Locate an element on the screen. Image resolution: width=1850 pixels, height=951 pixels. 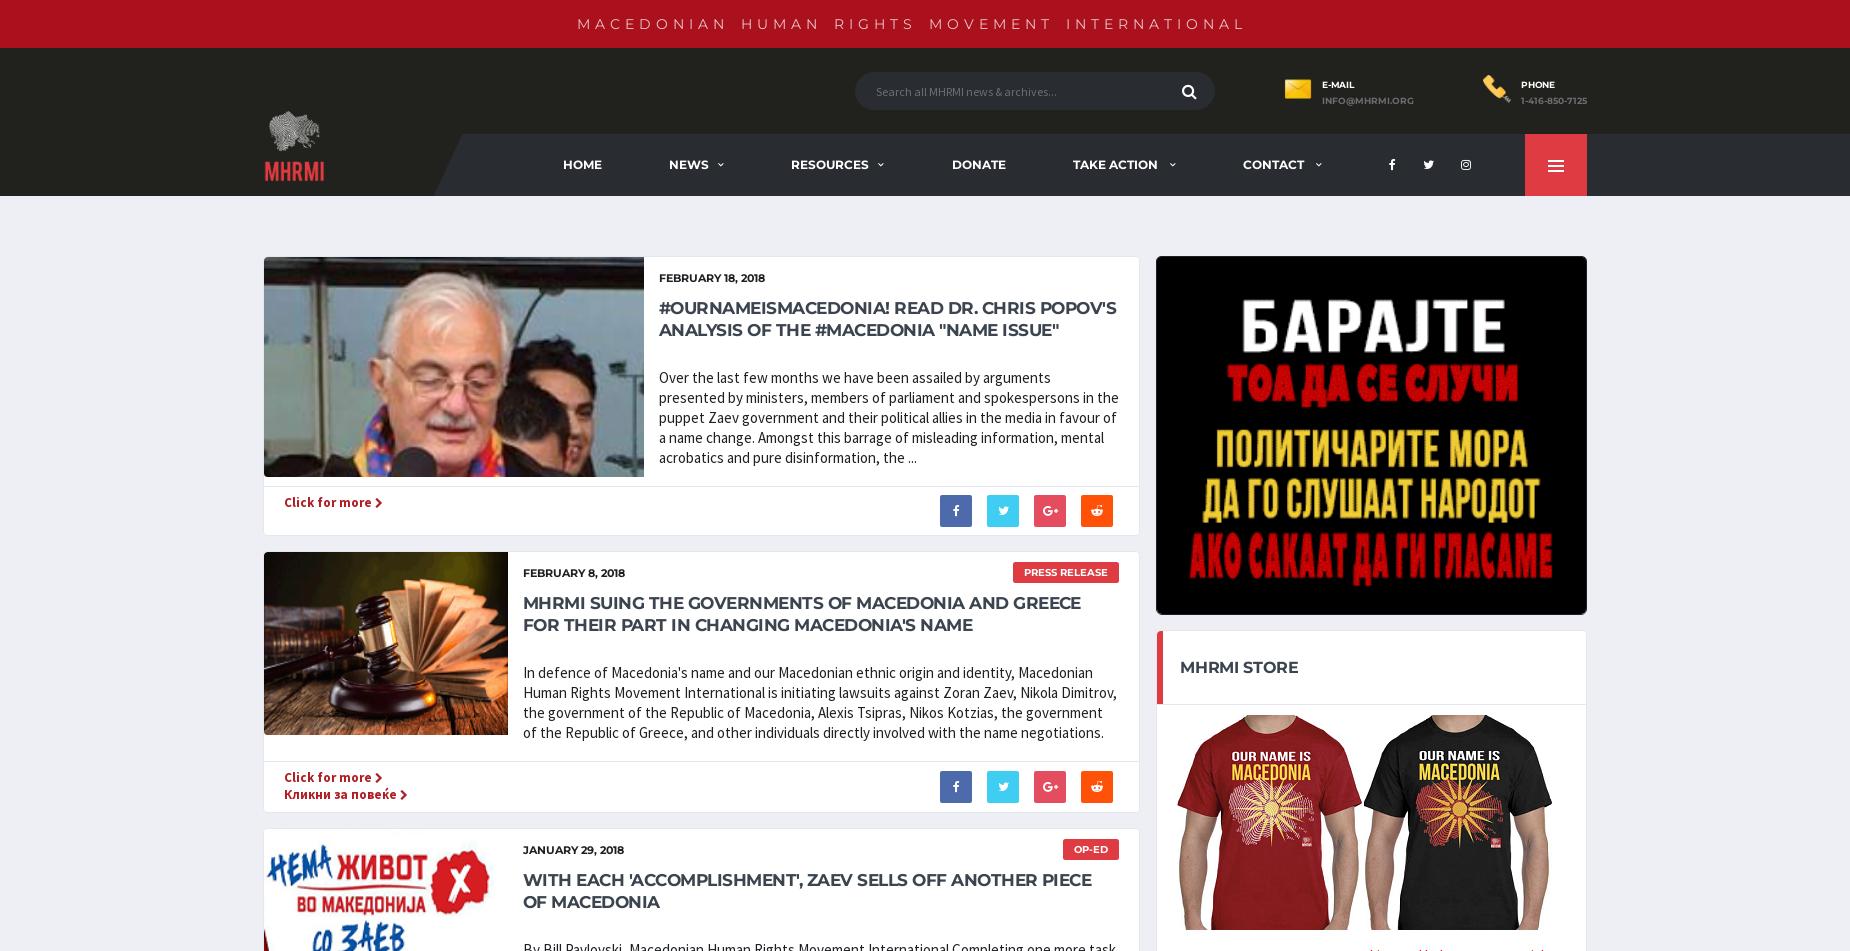
'2006' is located at coordinates (1111, 250).